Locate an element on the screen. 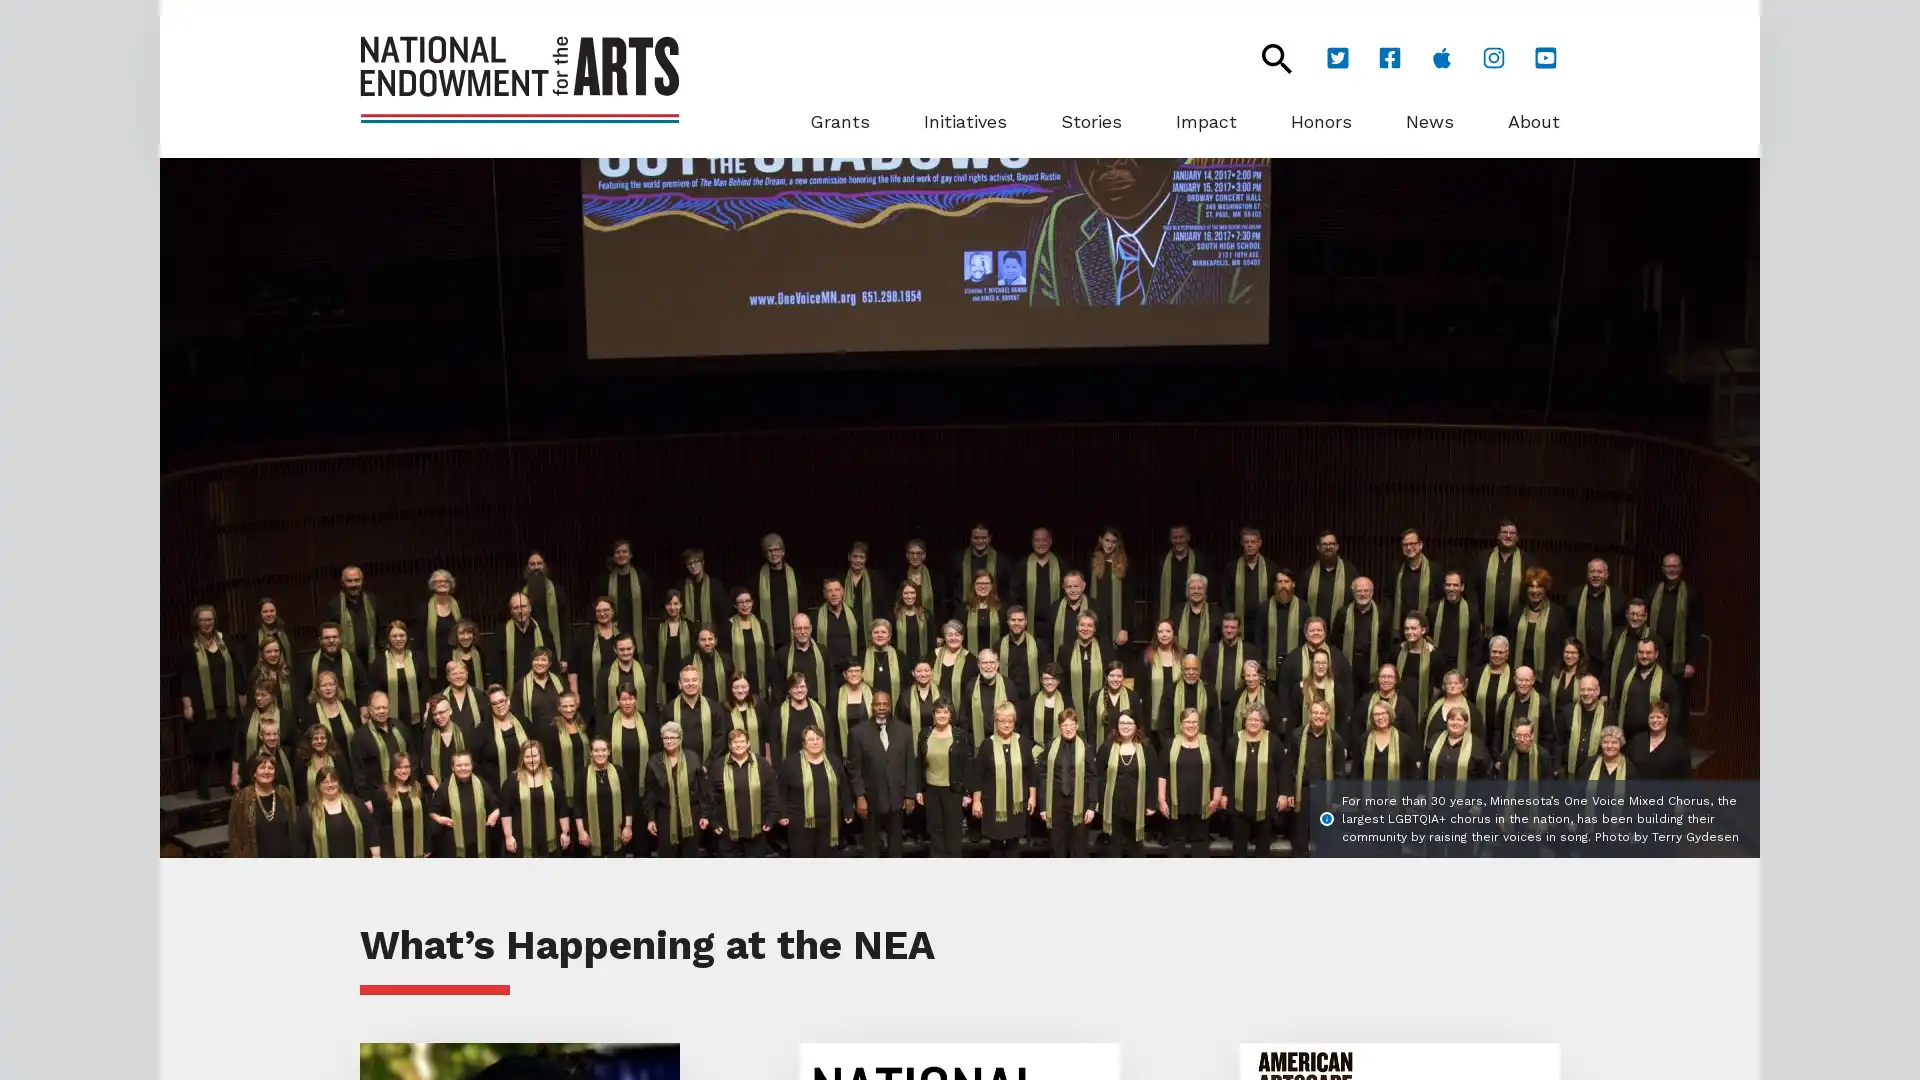 Image resolution: width=1920 pixels, height=1080 pixels. Close Search is located at coordinates (1265, 57).